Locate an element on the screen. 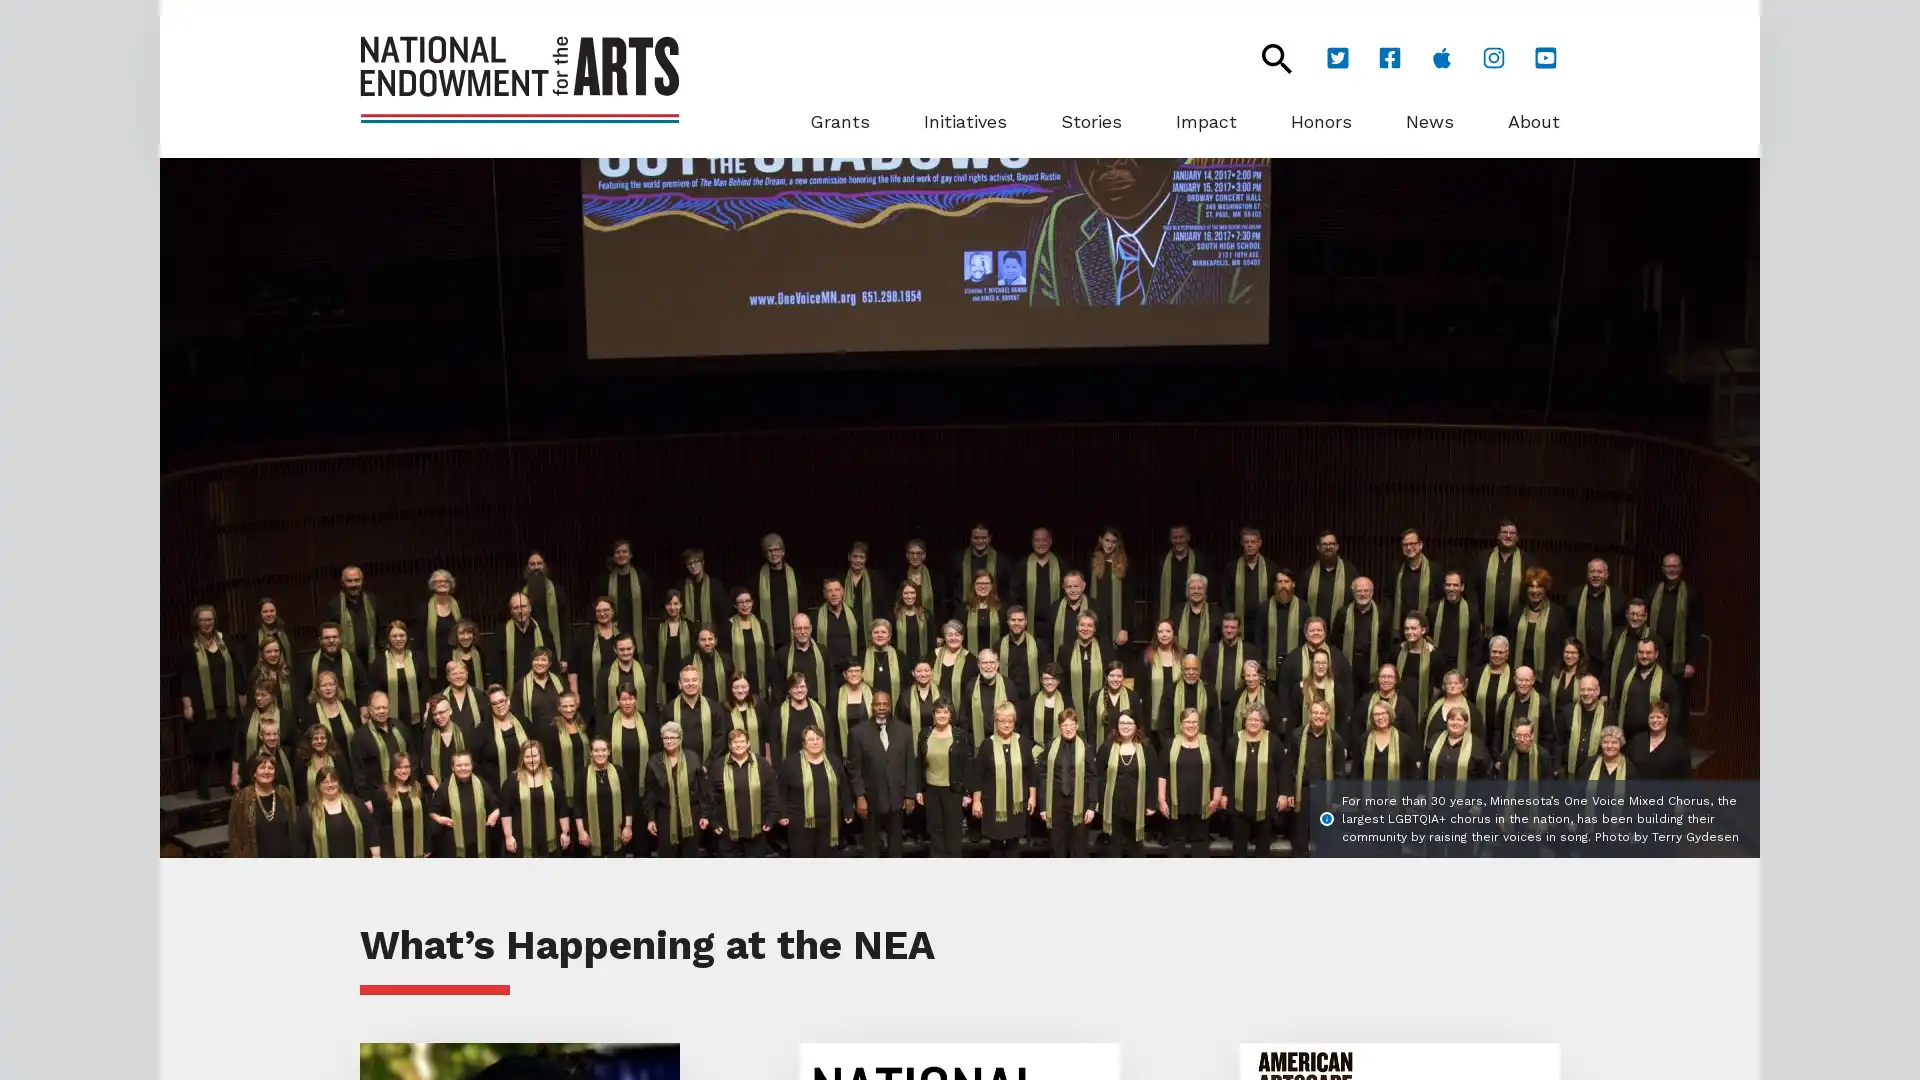 Image resolution: width=1920 pixels, height=1080 pixels. Close Search is located at coordinates (1265, 57).